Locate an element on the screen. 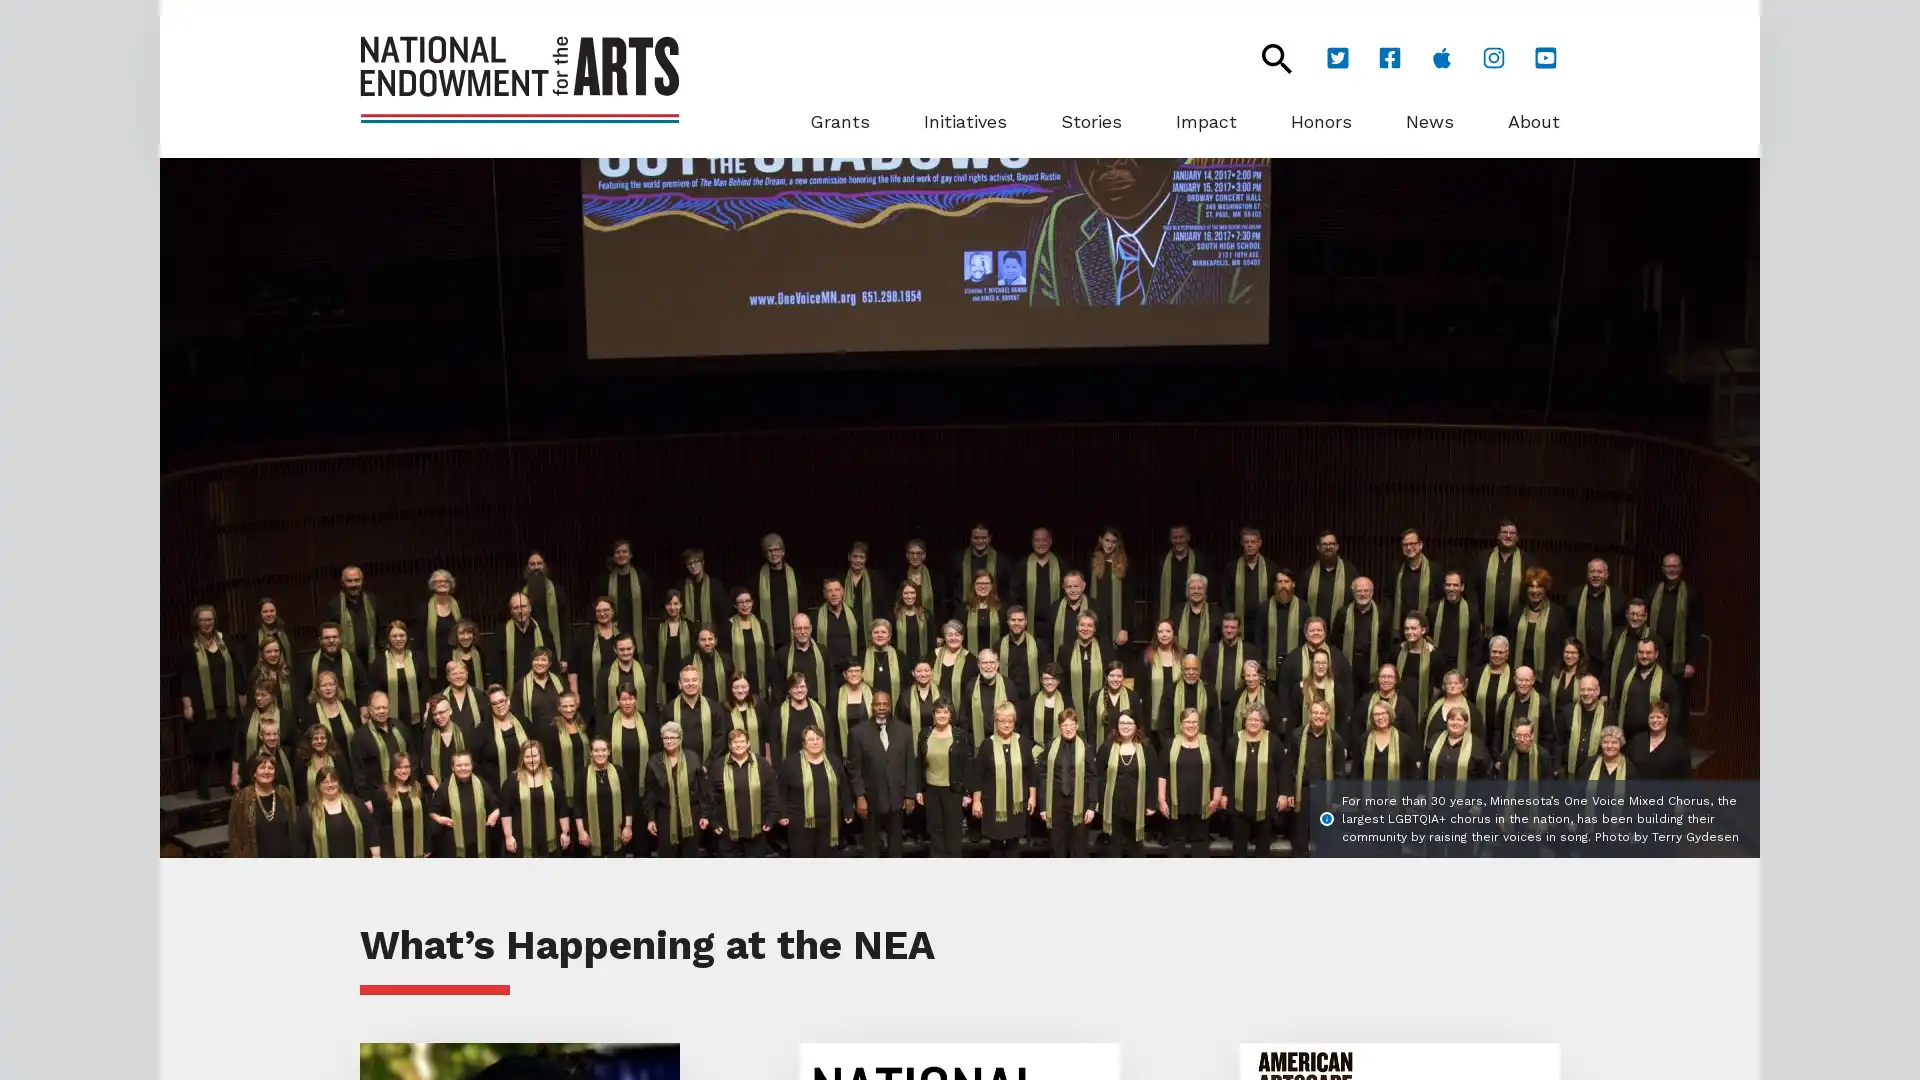 Image resolution: width=1920 pixels, height=1080 pixels. Close Search is located at coordinates (1265, 57).